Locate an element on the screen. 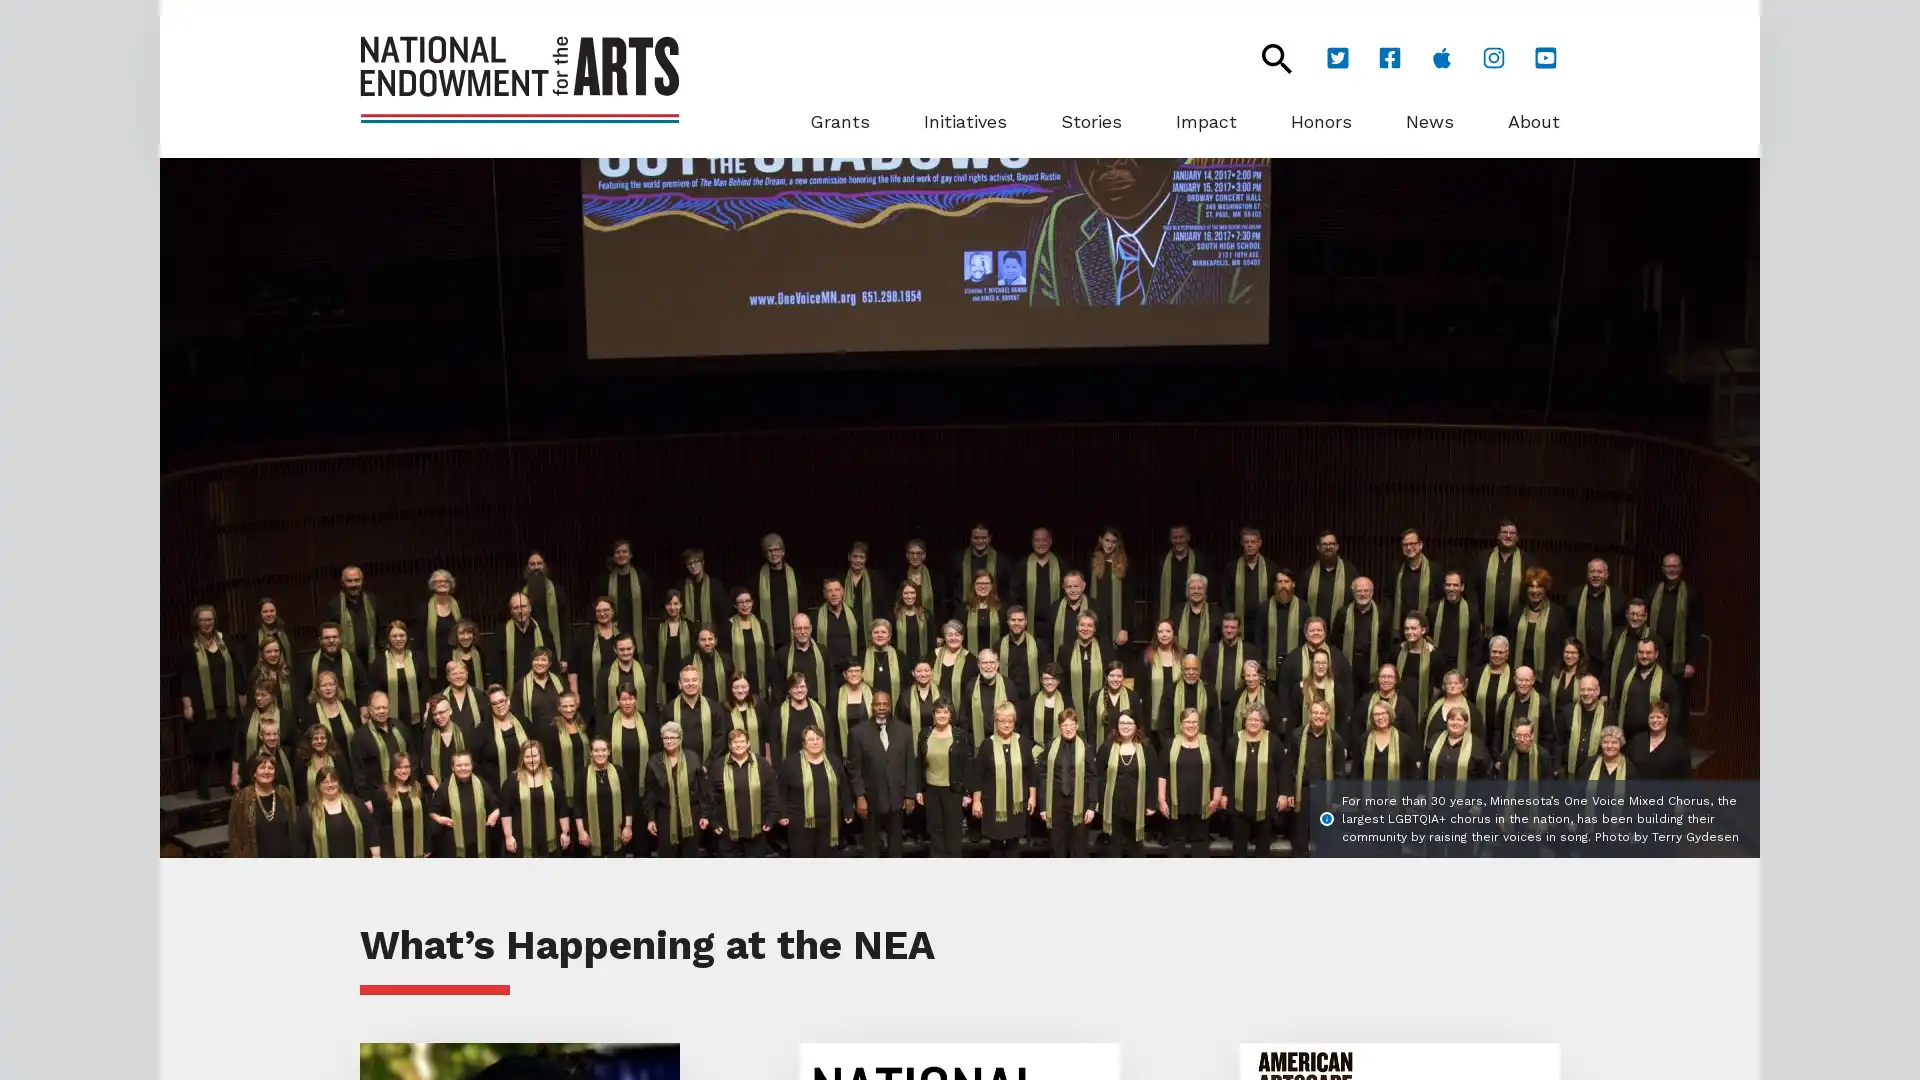 Image resolution: width=1920 pixels, height=1080 pixels. Close Search is located at coordinates (1265, 57).